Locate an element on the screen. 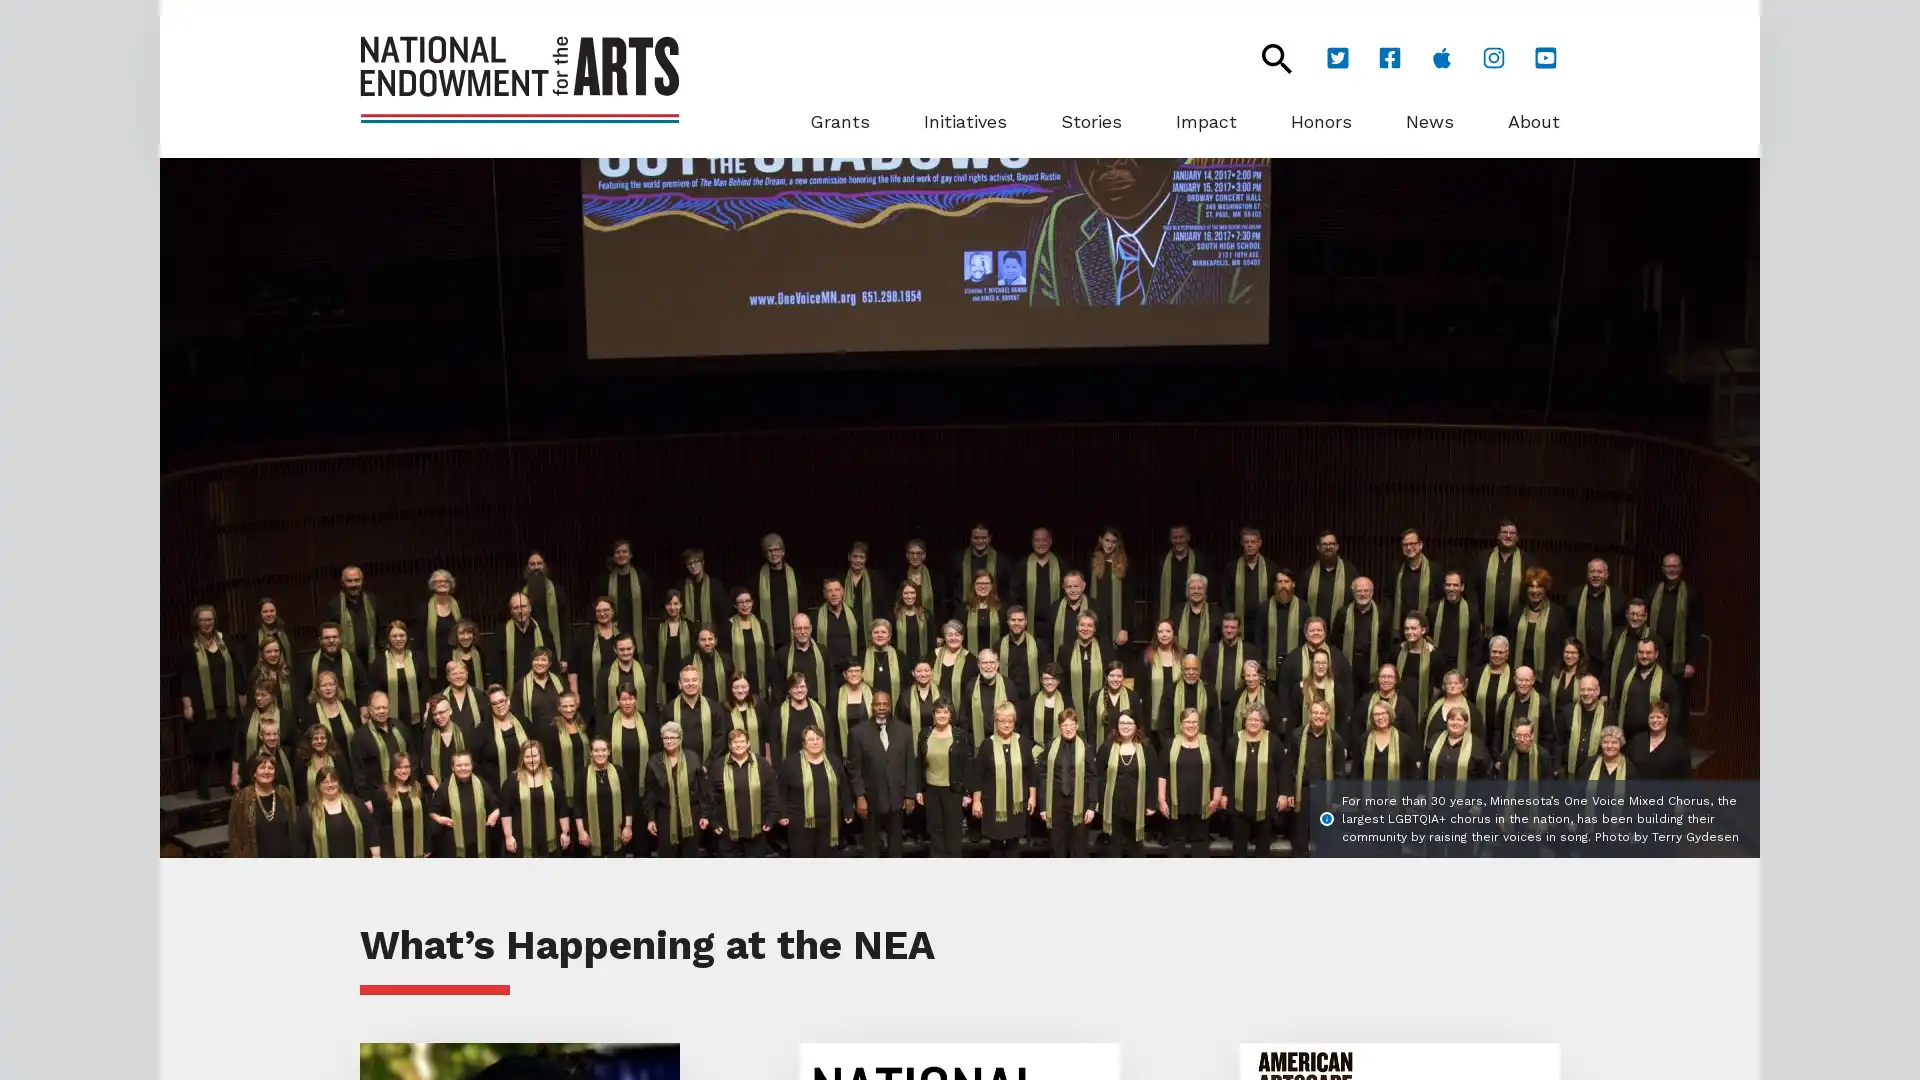 Image resolution: width=1920 pixels, height=1080 pixels. Close Search is located at coordinates (1265, 57).